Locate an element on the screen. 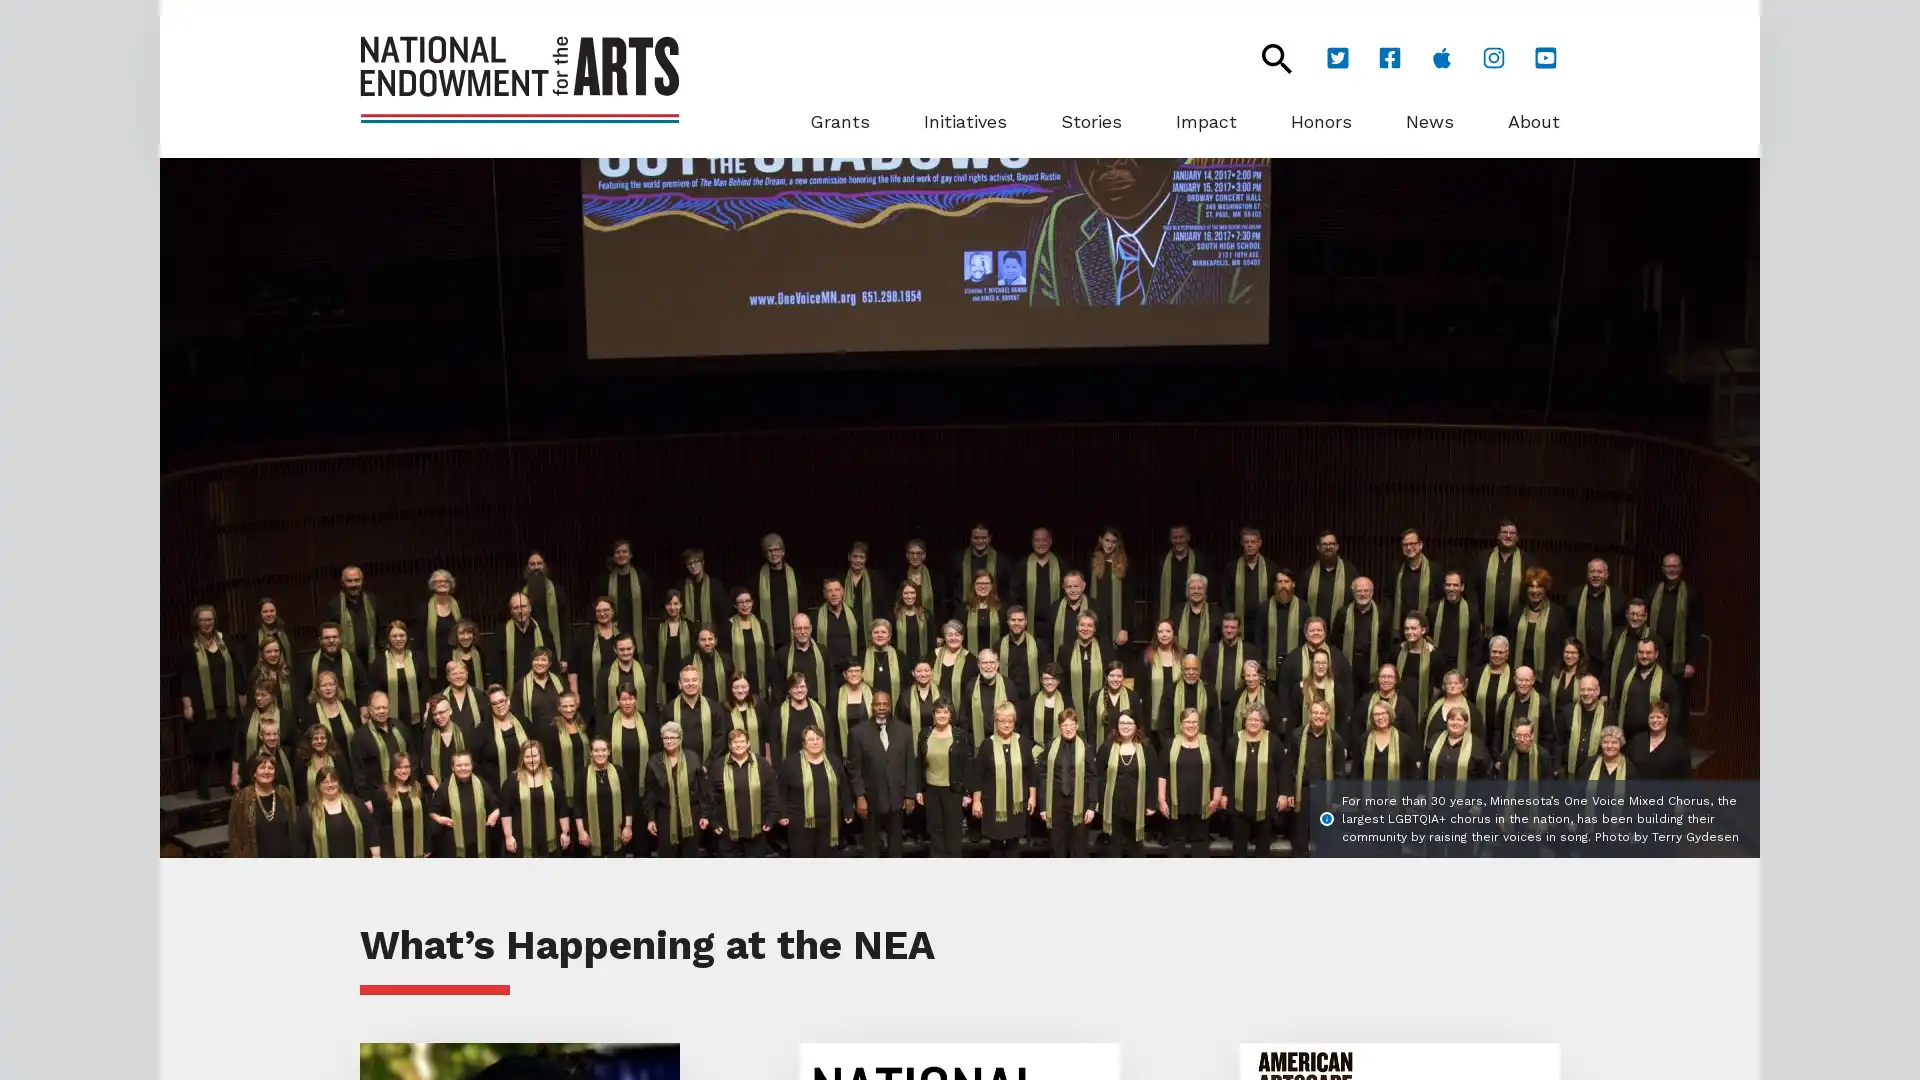 Image resolution: width=1920 pixels, height=1080 pixels. Close Search is located at coordinates (1265, 57).